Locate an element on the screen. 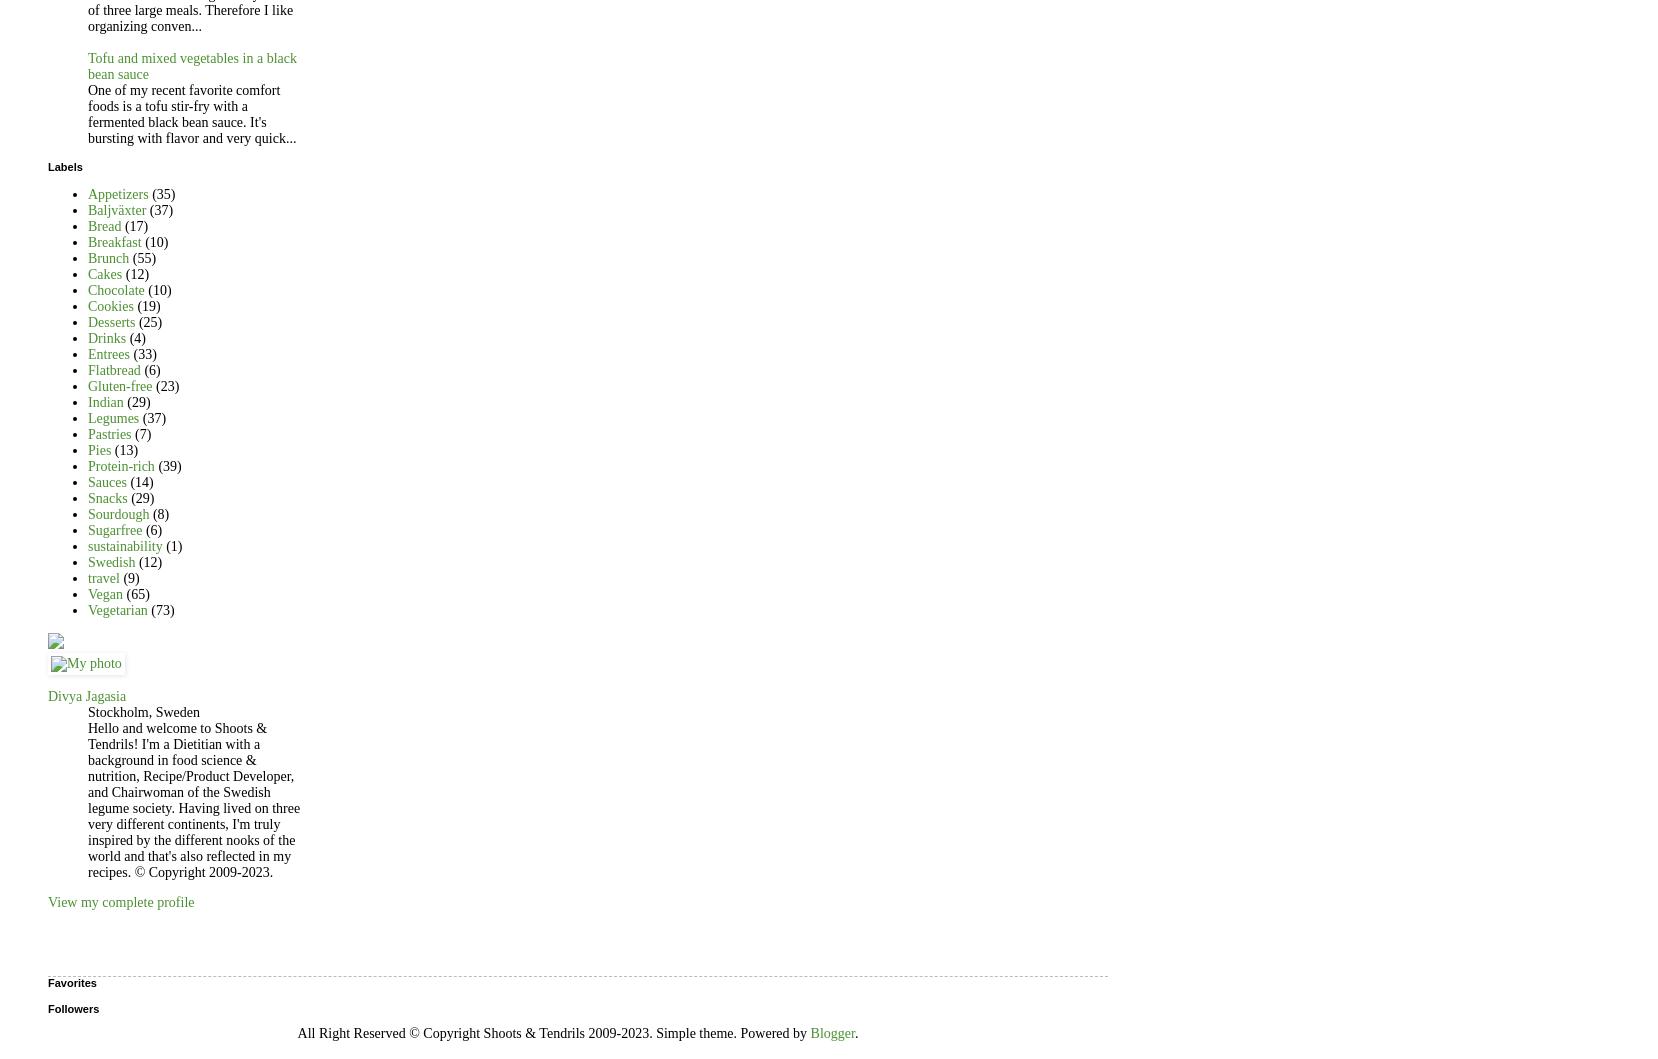 This screenshot has width=1658, height=1059. 'Swedish' is located at coordinates (87, 561).